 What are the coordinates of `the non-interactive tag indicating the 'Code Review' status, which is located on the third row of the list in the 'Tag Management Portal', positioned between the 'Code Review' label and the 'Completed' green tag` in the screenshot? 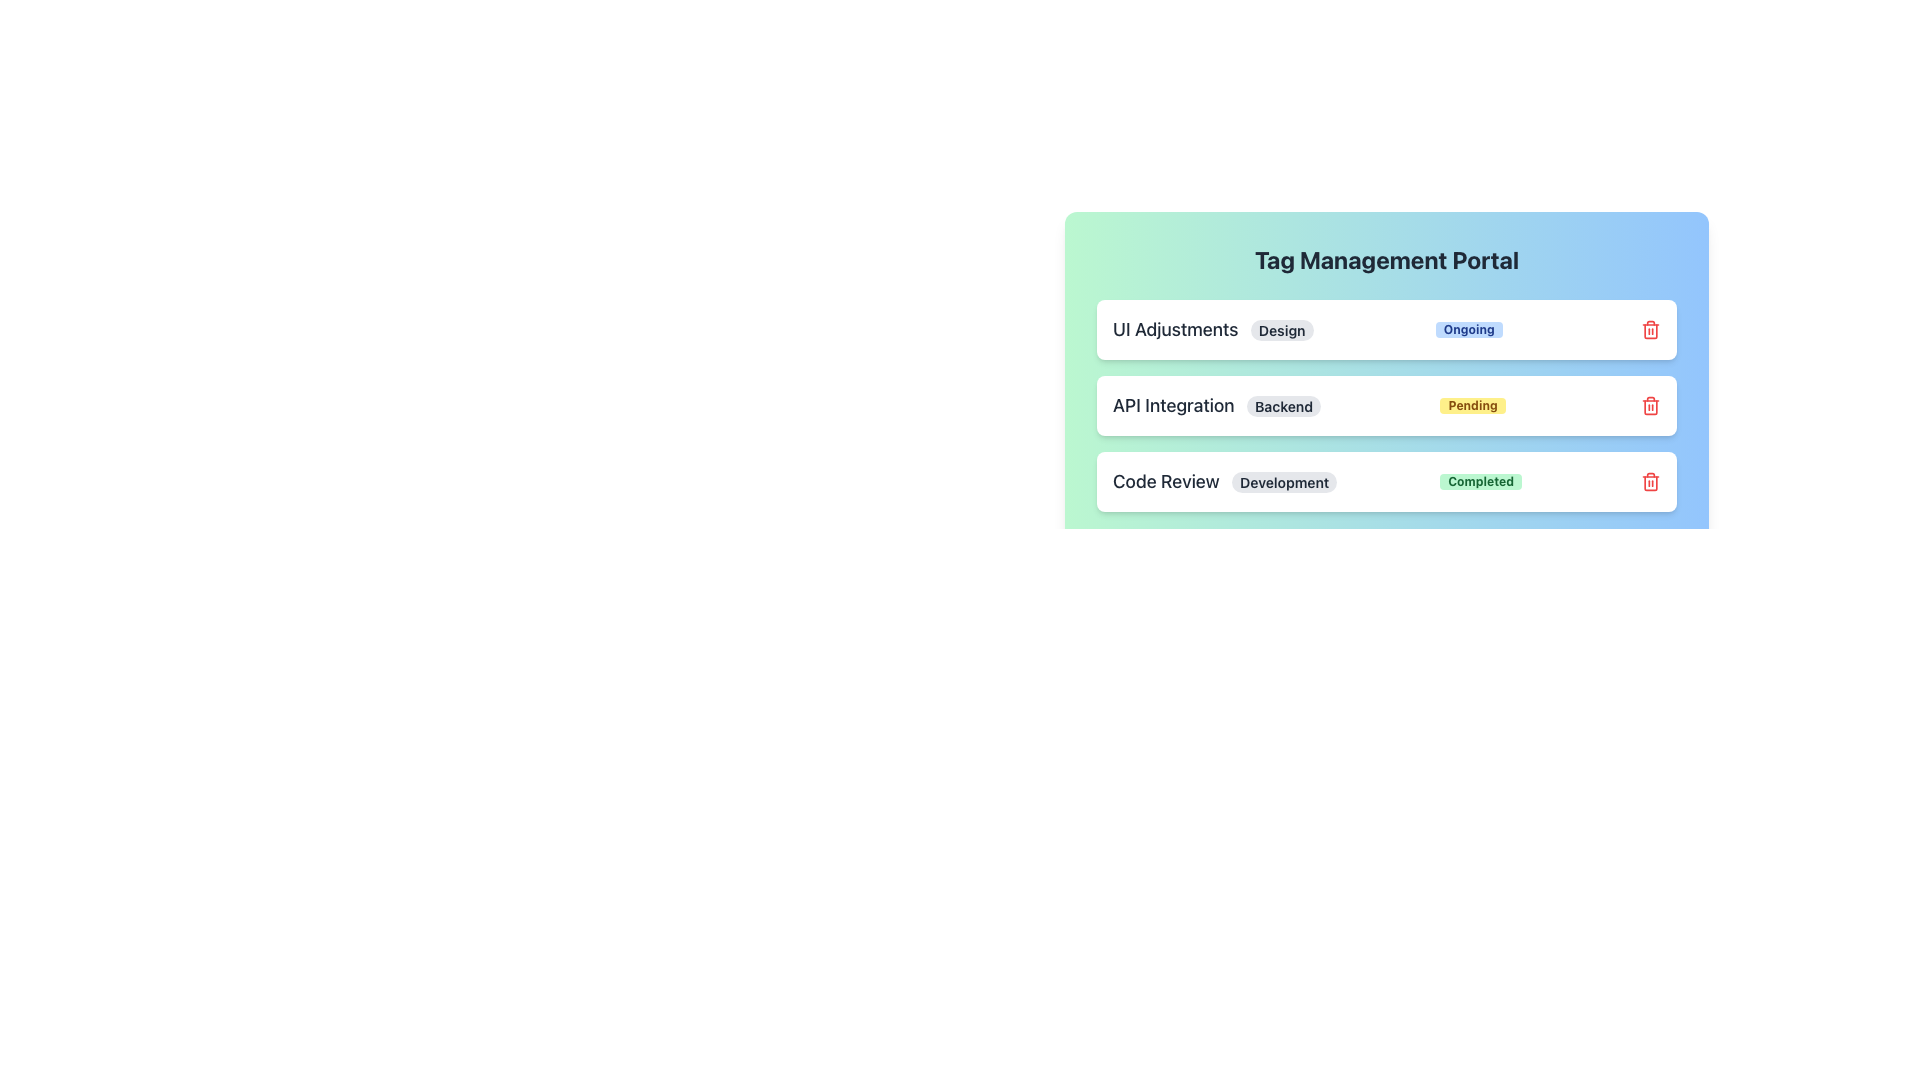 It's located at (1284, 482).